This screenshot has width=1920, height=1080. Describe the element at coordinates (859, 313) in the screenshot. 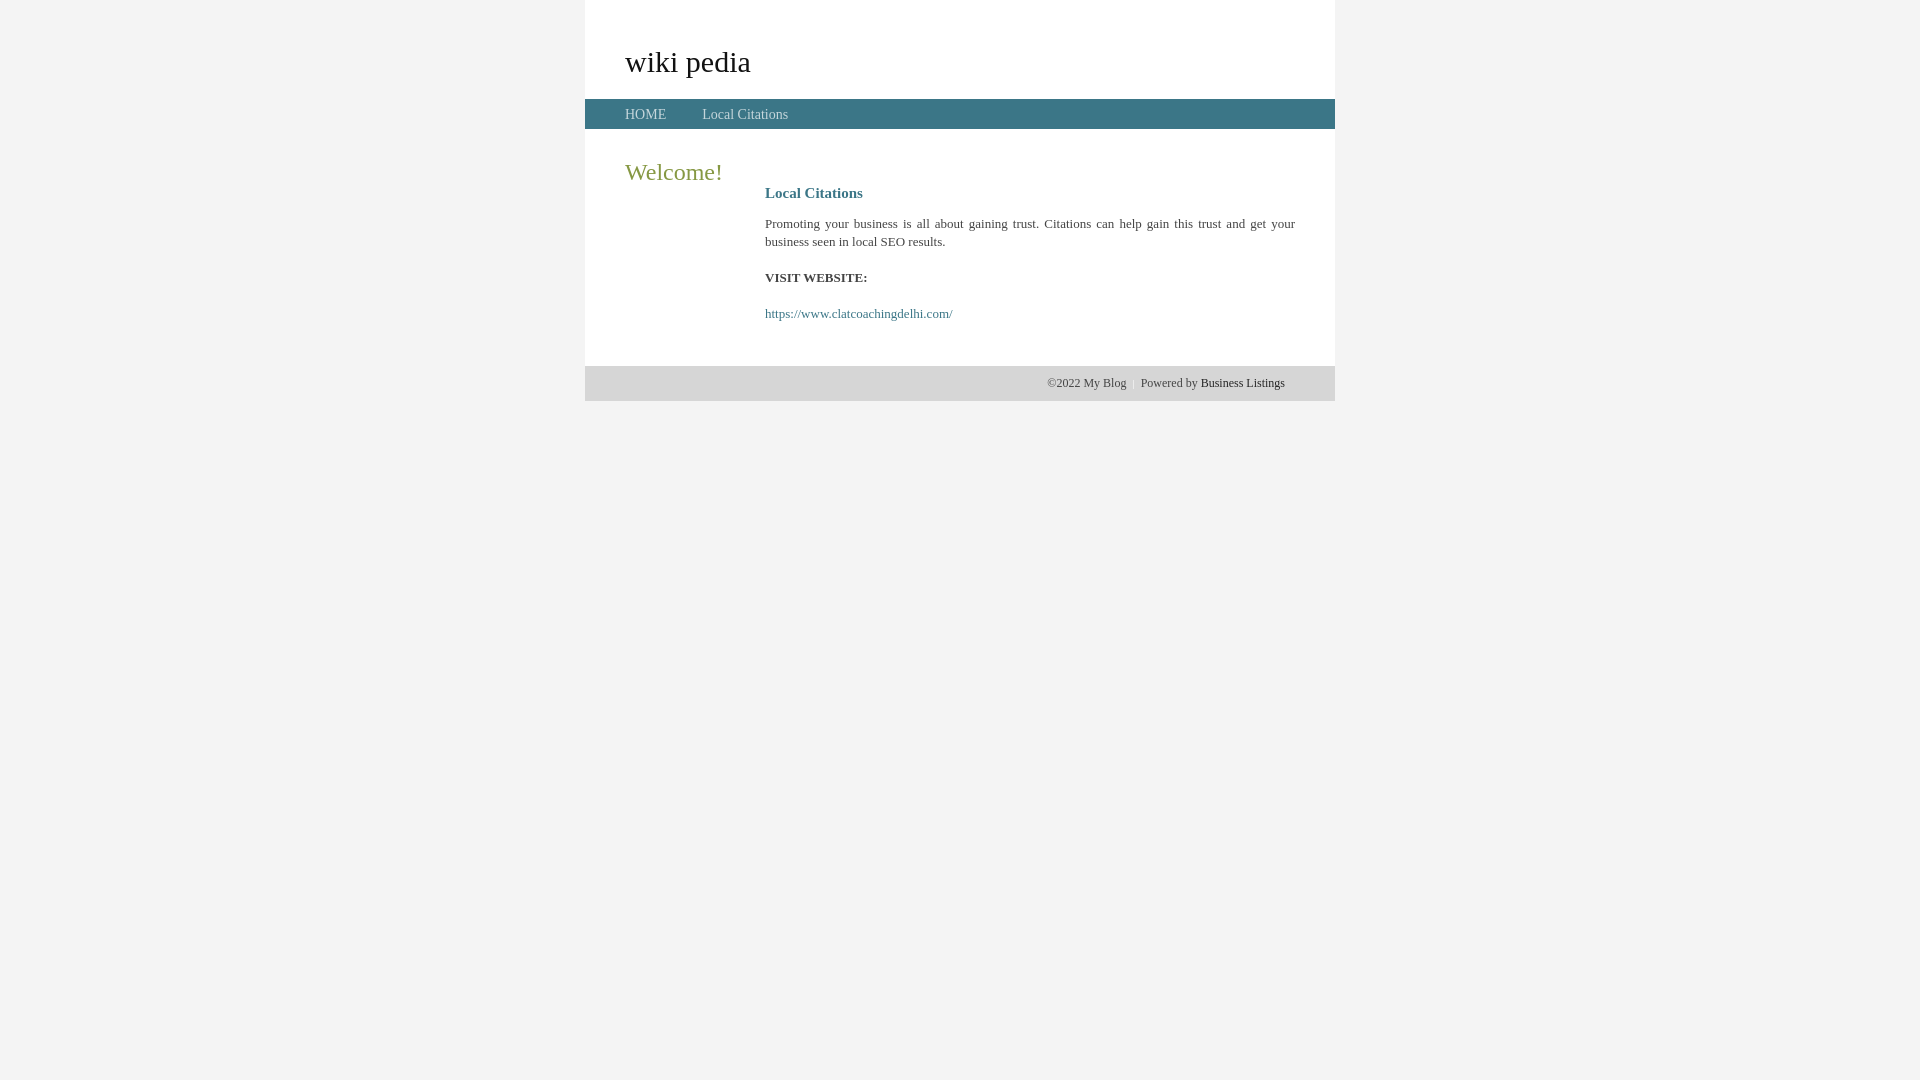

I see `'https://www.clatcoachingdelhi.com/'` at that location.